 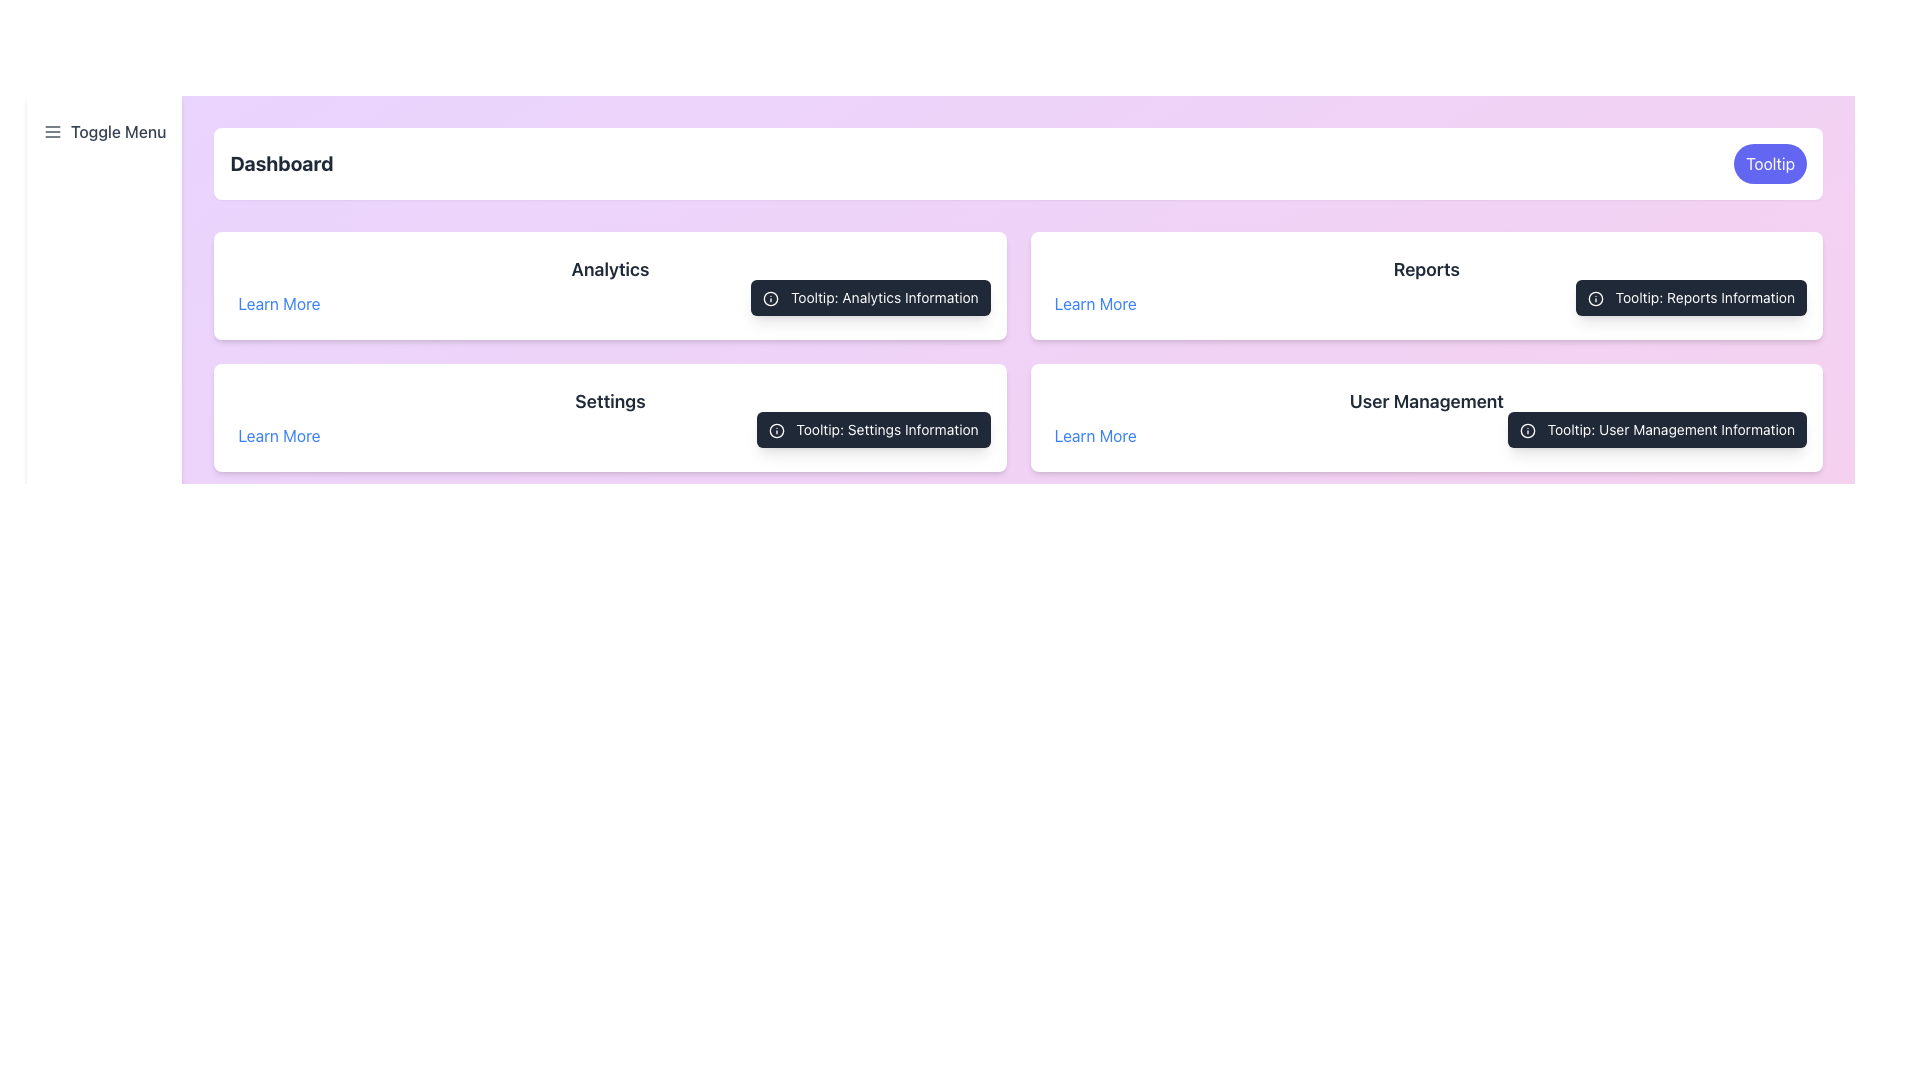 What do you see at coordinates (1526, 430) in the screenshot?
I see `the circular SVG graphic element that represents the tooltip icon for 'User Management Information'` at bounding box center [1526, 430].